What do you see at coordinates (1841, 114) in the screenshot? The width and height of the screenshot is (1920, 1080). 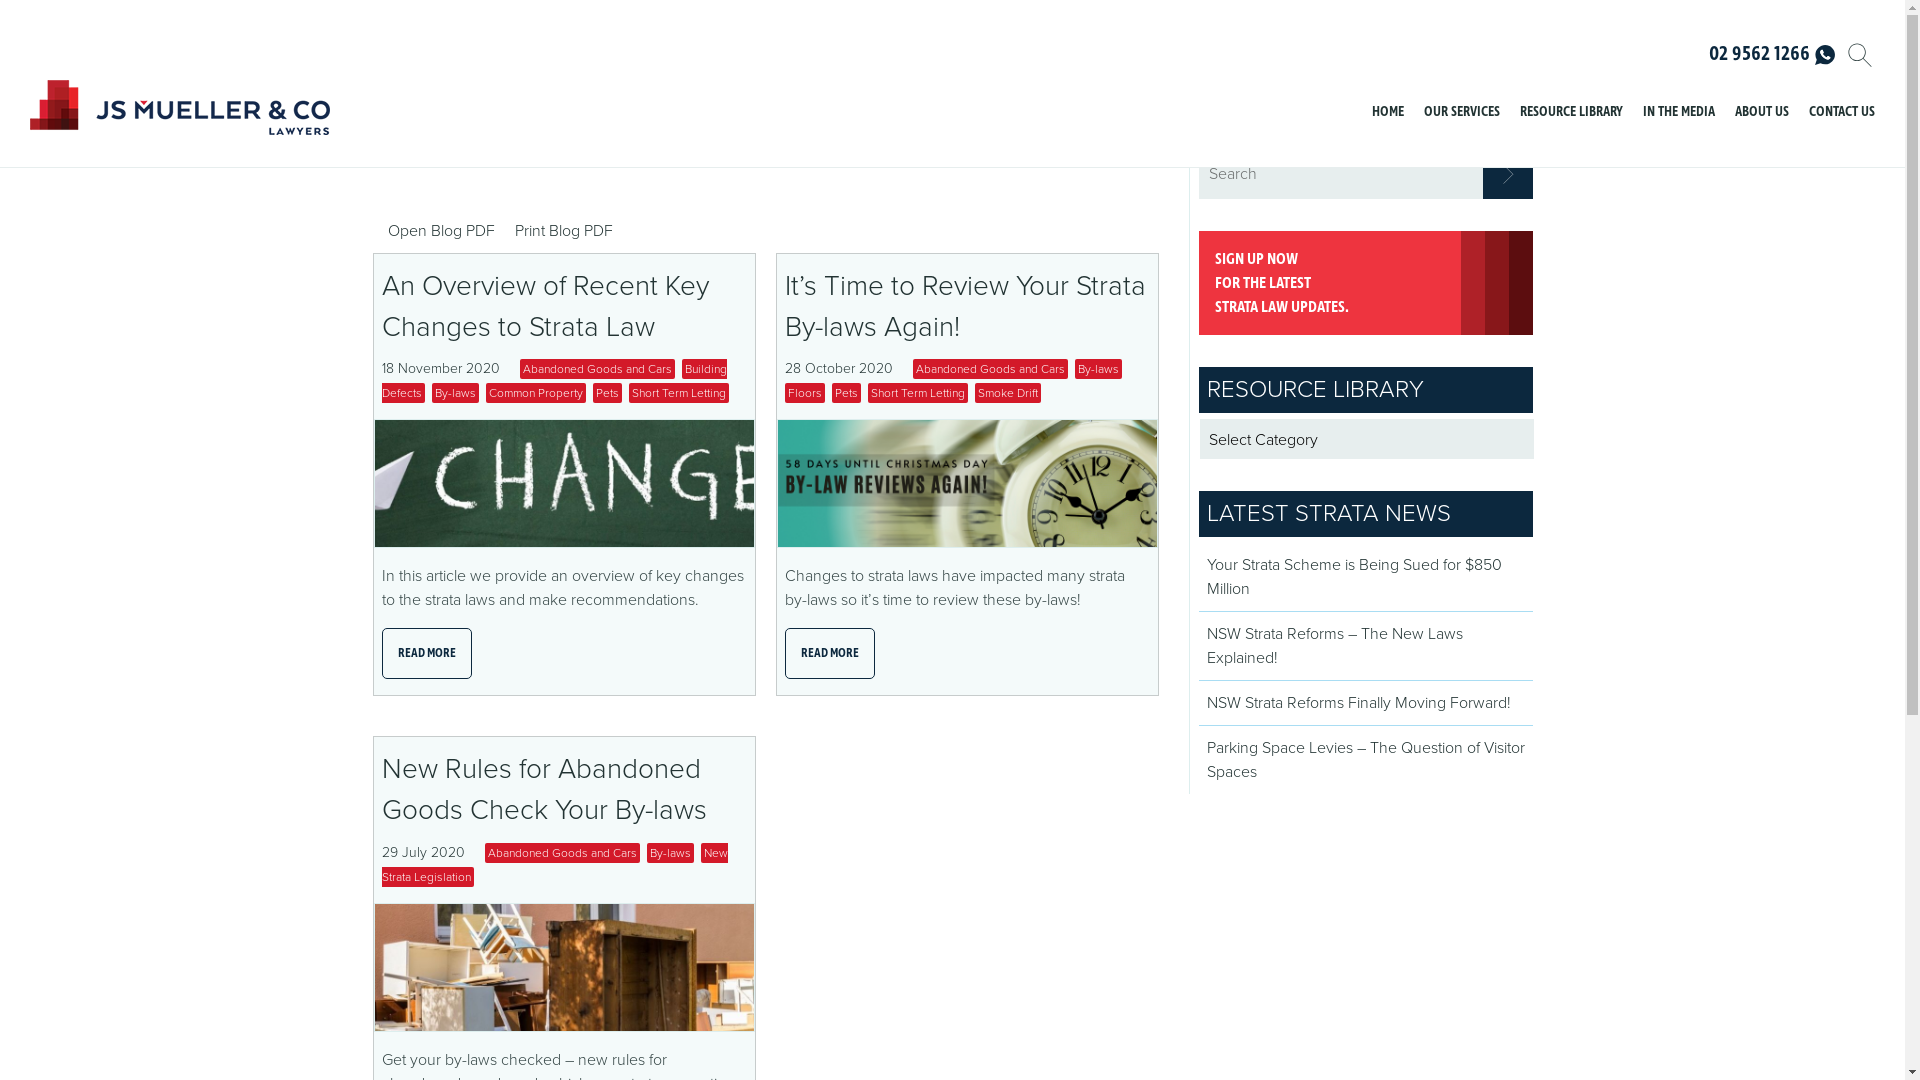 I see `'CONTACT US'` at bounding box center [1841, 114].